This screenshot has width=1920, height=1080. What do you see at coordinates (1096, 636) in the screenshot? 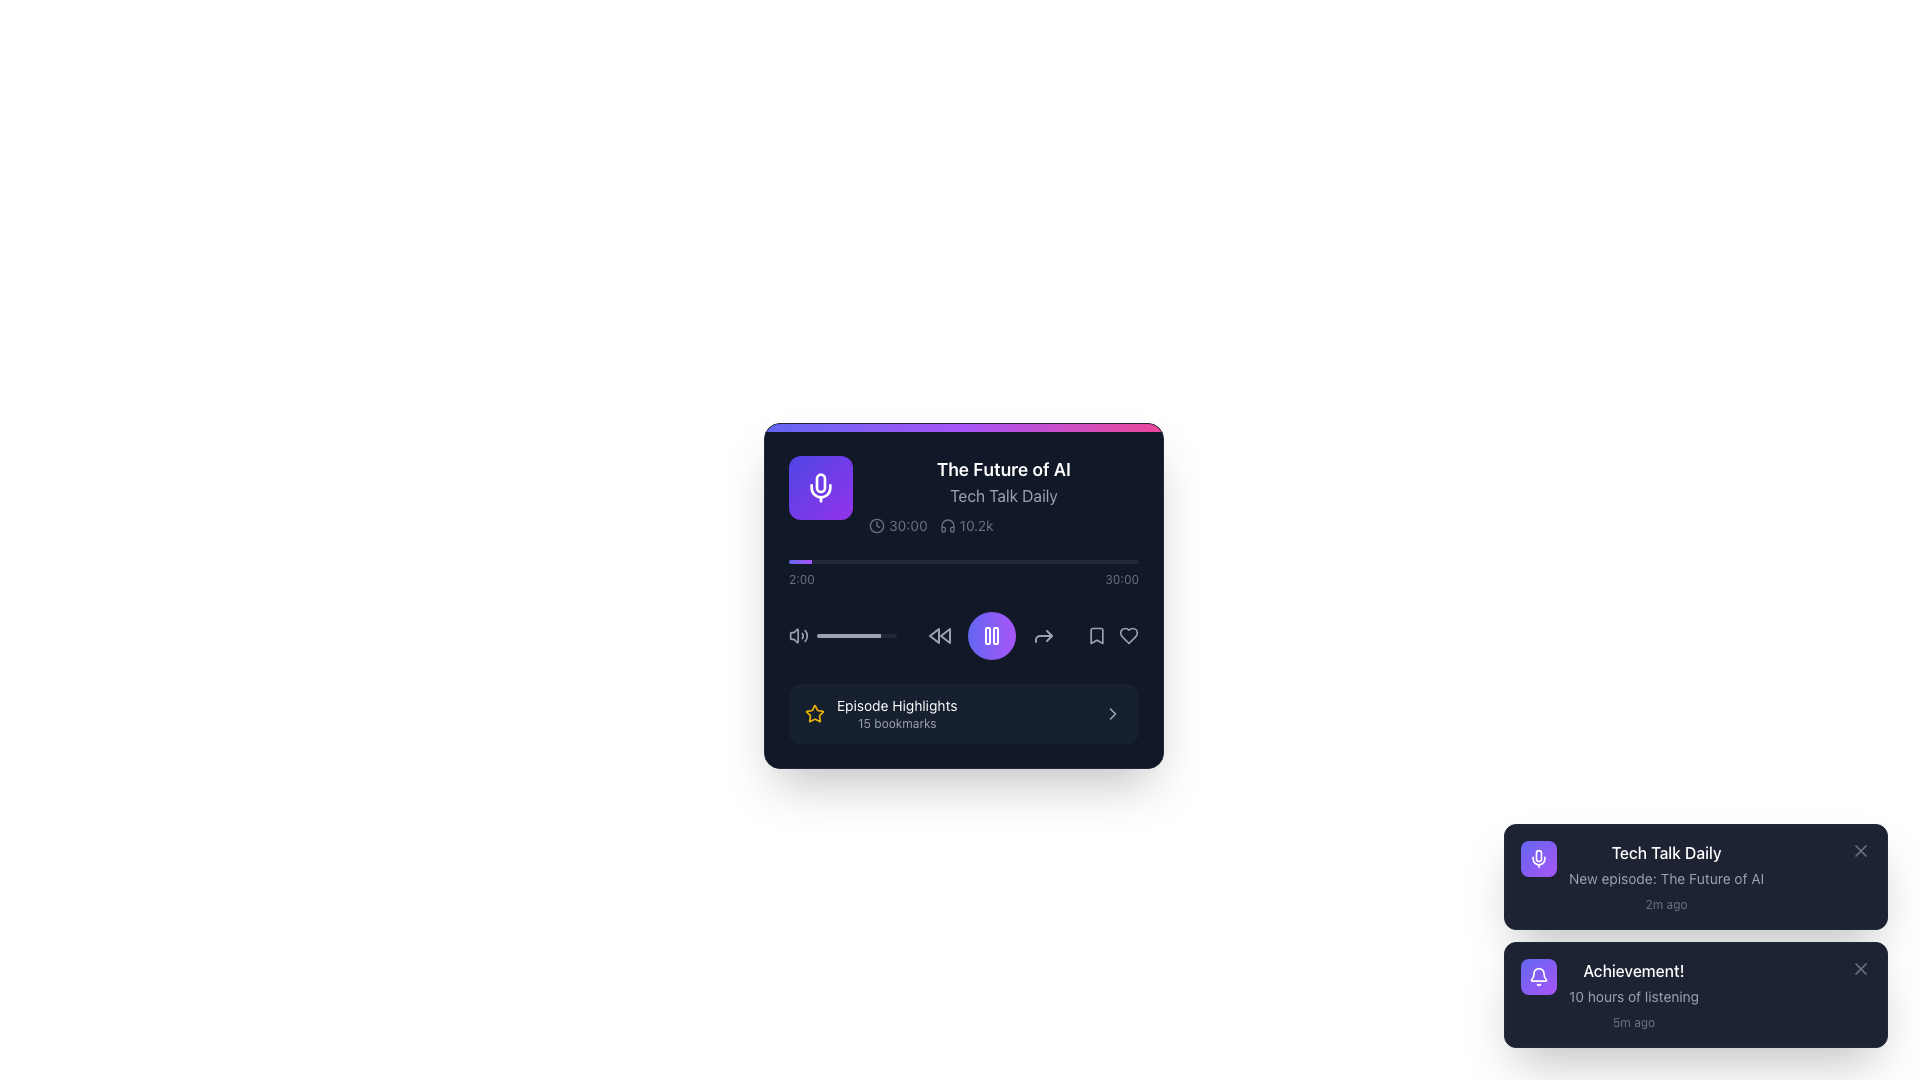
I see `the first bookmark button located to the right of the playback control button to bookmark content` at bounding box center [1096, 636].